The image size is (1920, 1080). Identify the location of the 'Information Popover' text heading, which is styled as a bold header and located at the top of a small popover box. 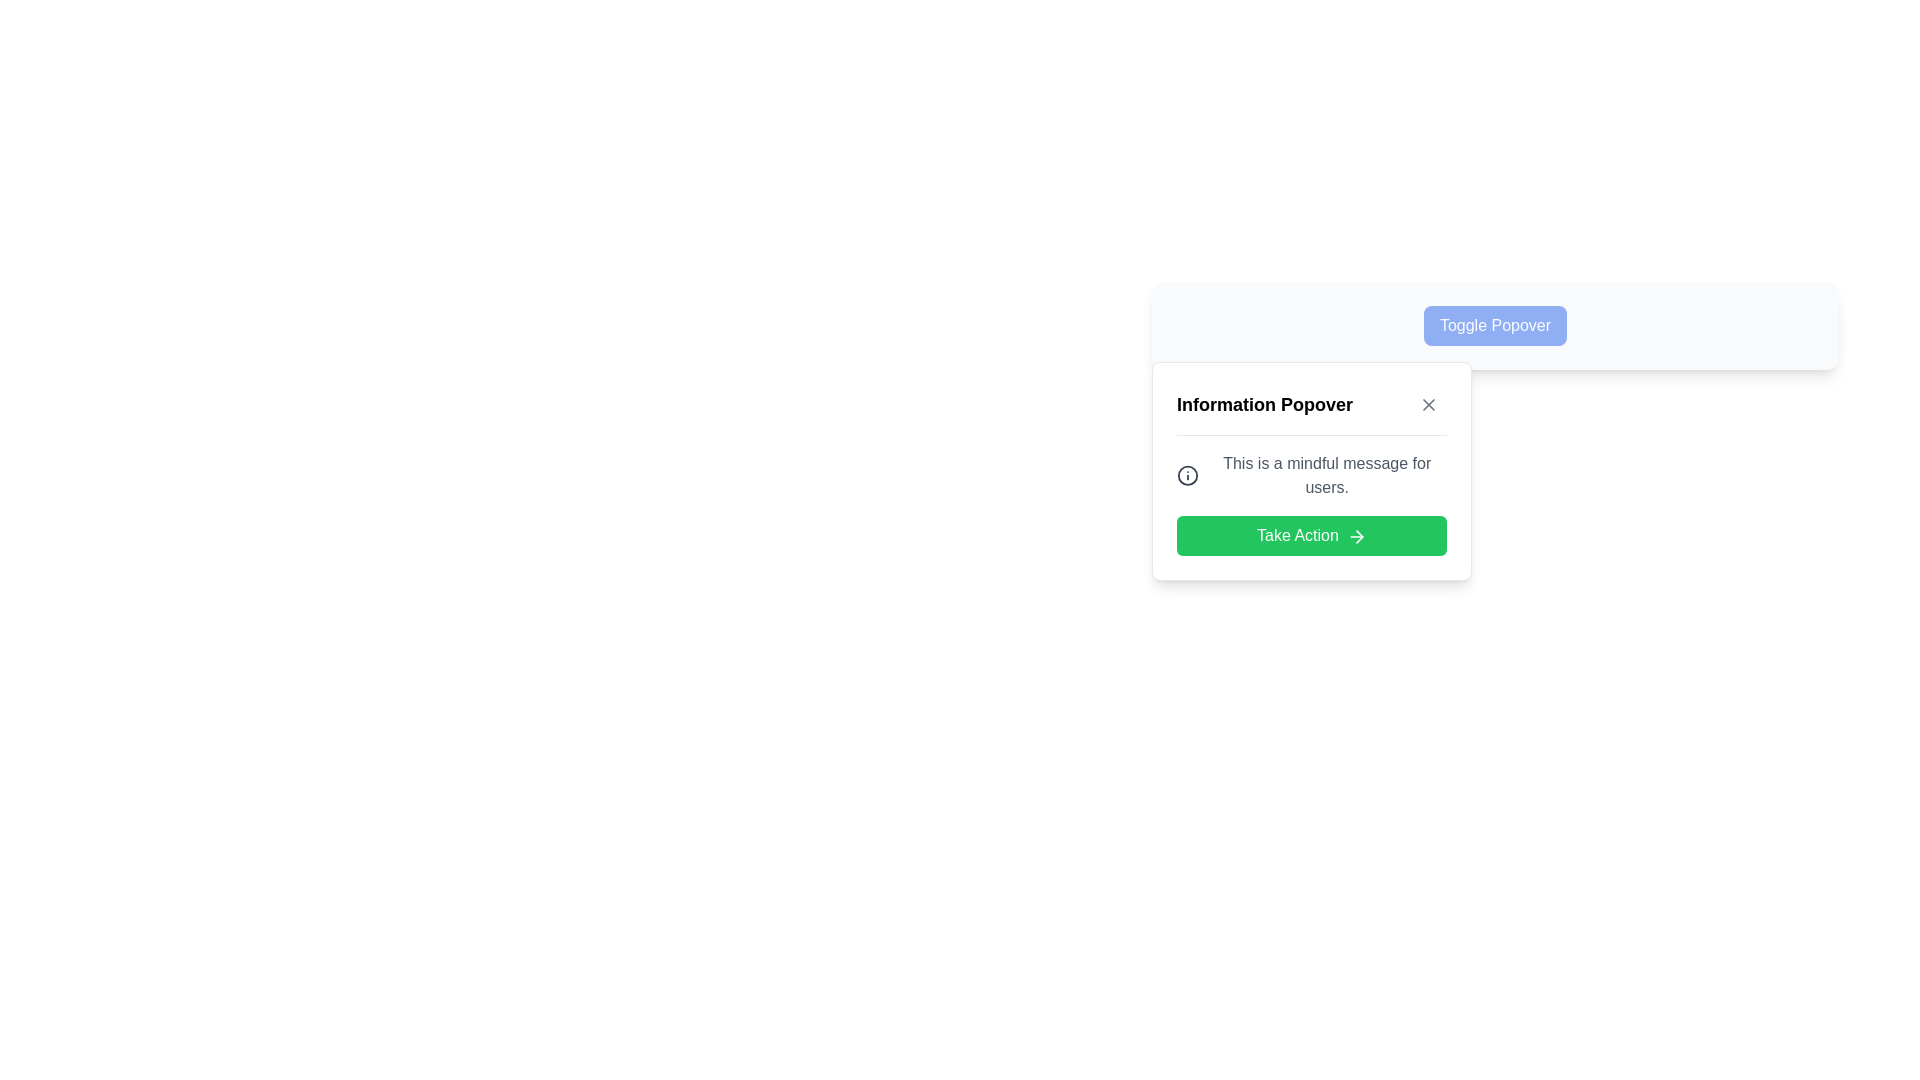
(1311, 410).